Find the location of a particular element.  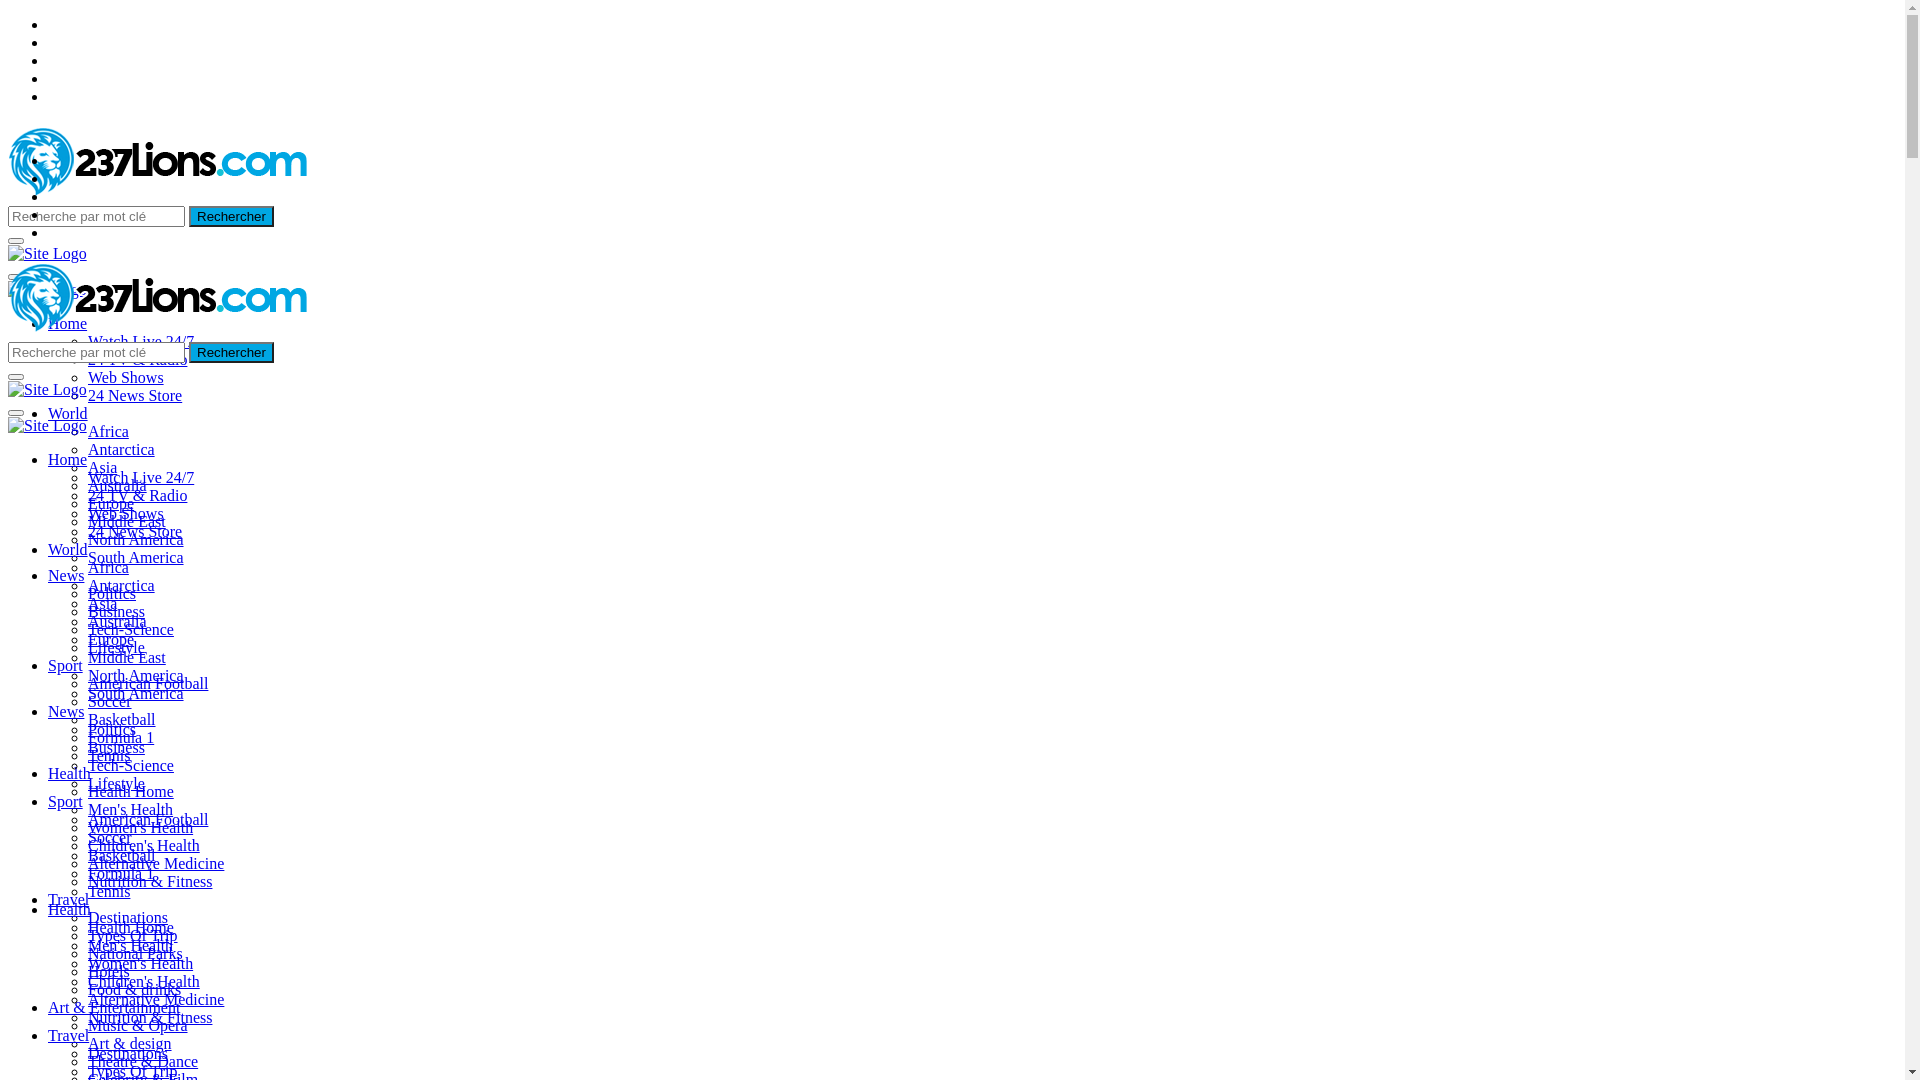

'Soccer' is located at coordinates (109, 700).